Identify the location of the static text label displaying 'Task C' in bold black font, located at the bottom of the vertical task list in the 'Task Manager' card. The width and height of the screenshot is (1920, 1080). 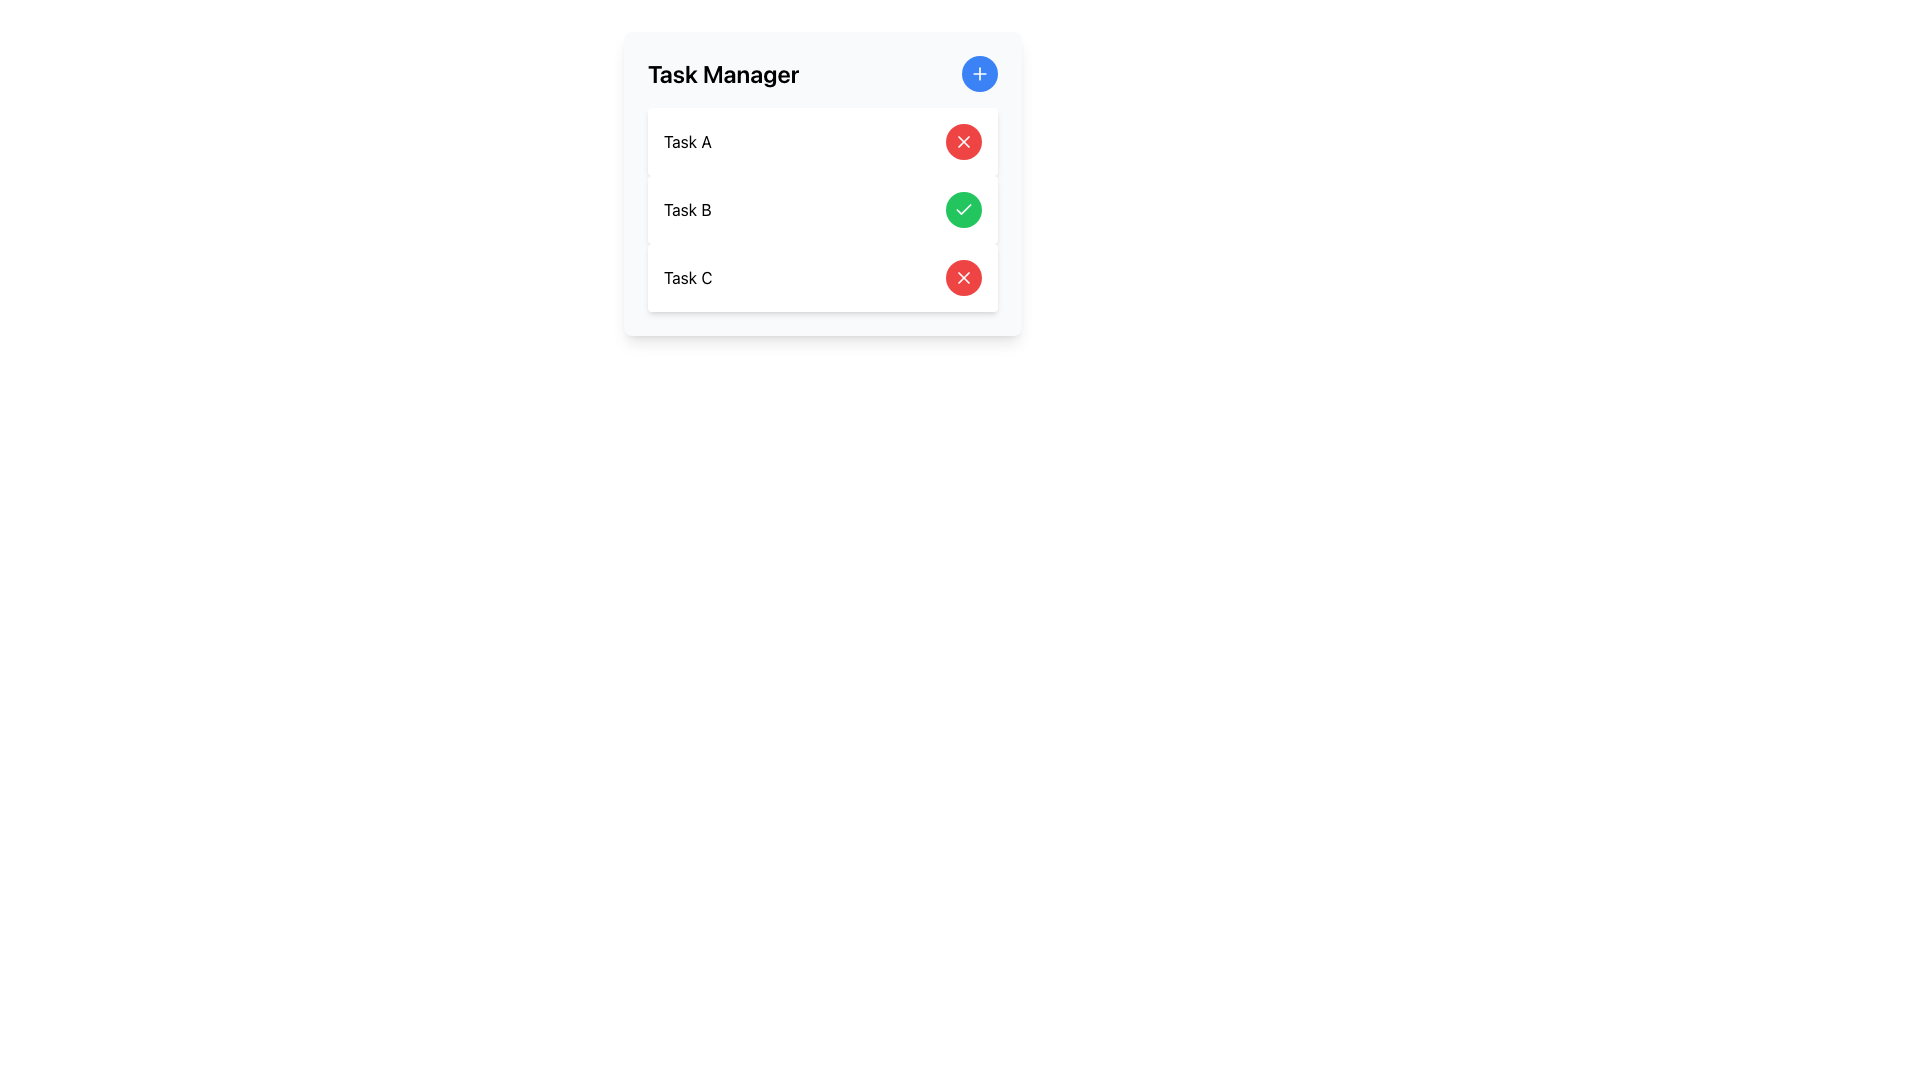
(688, 277).